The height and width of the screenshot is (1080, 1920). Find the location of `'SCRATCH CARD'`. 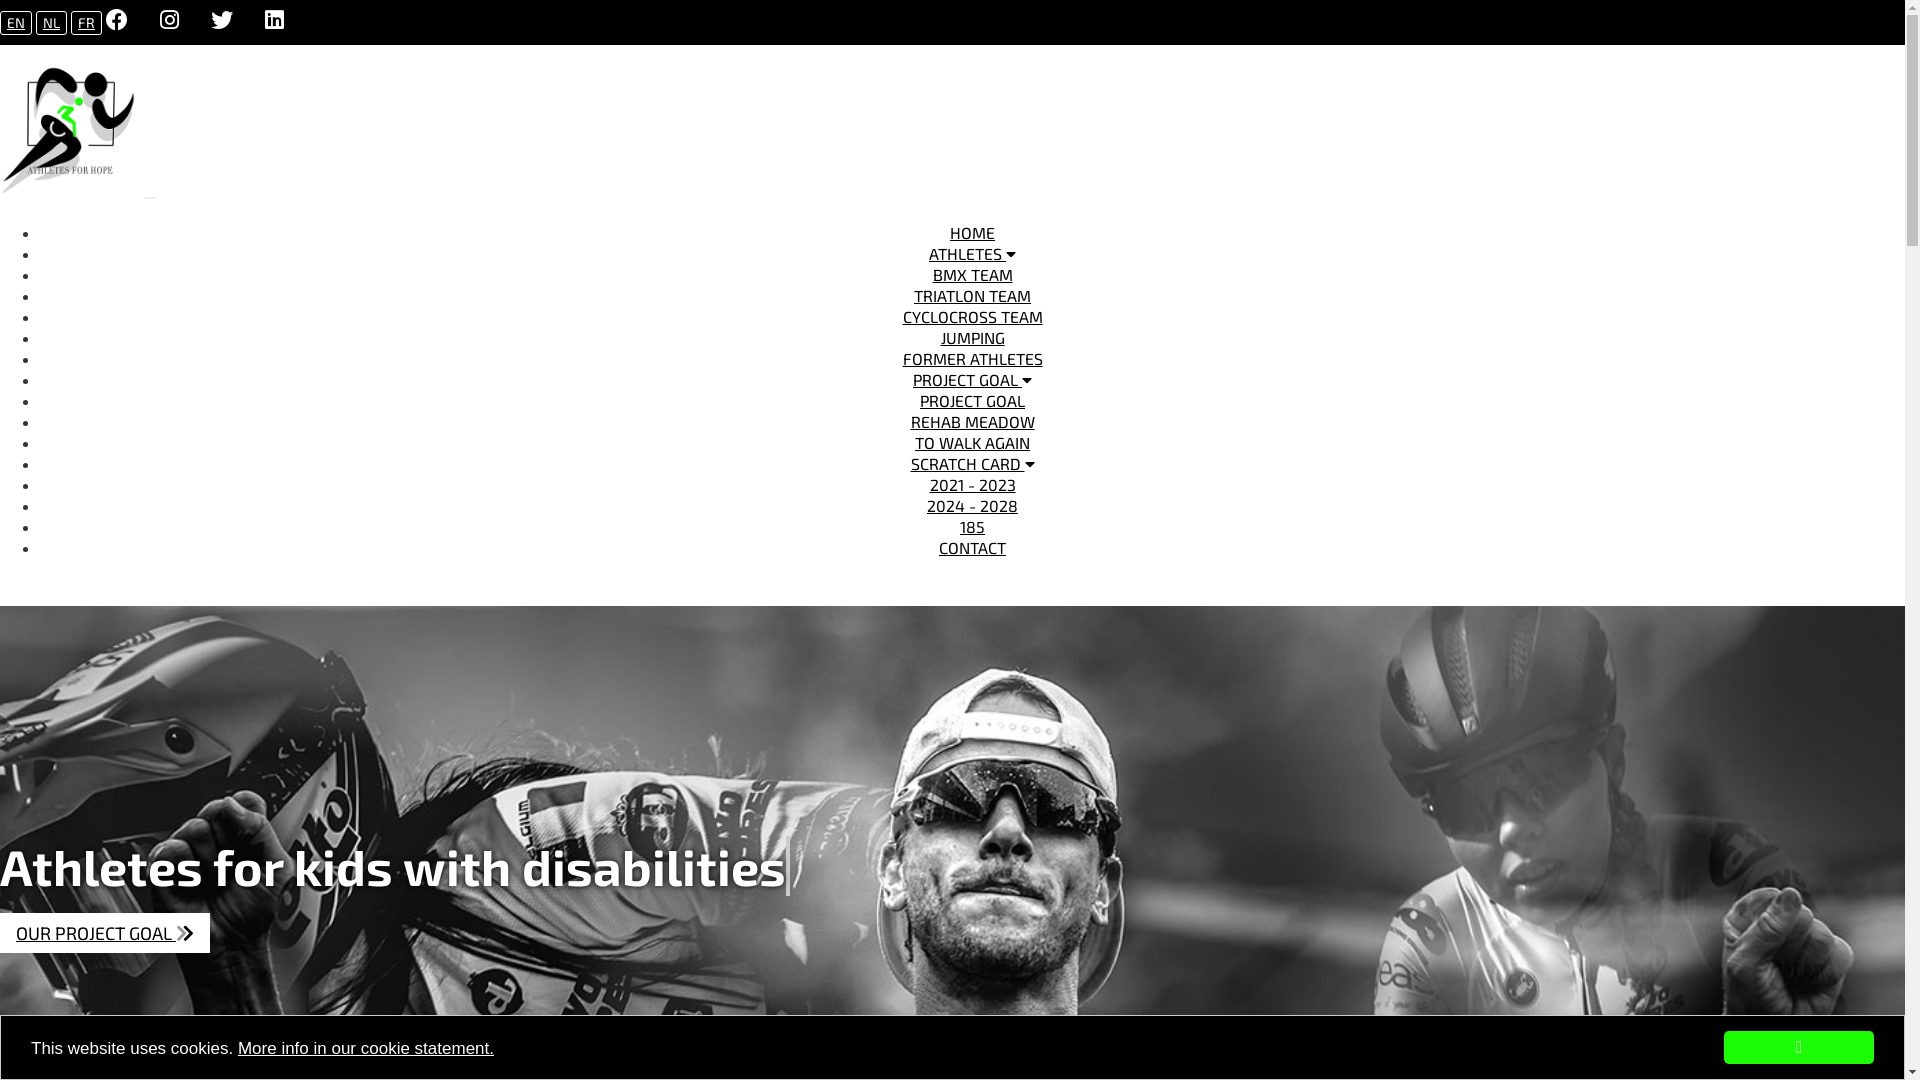

'SCRATCH CARD' is located at coordinates (971, 463).